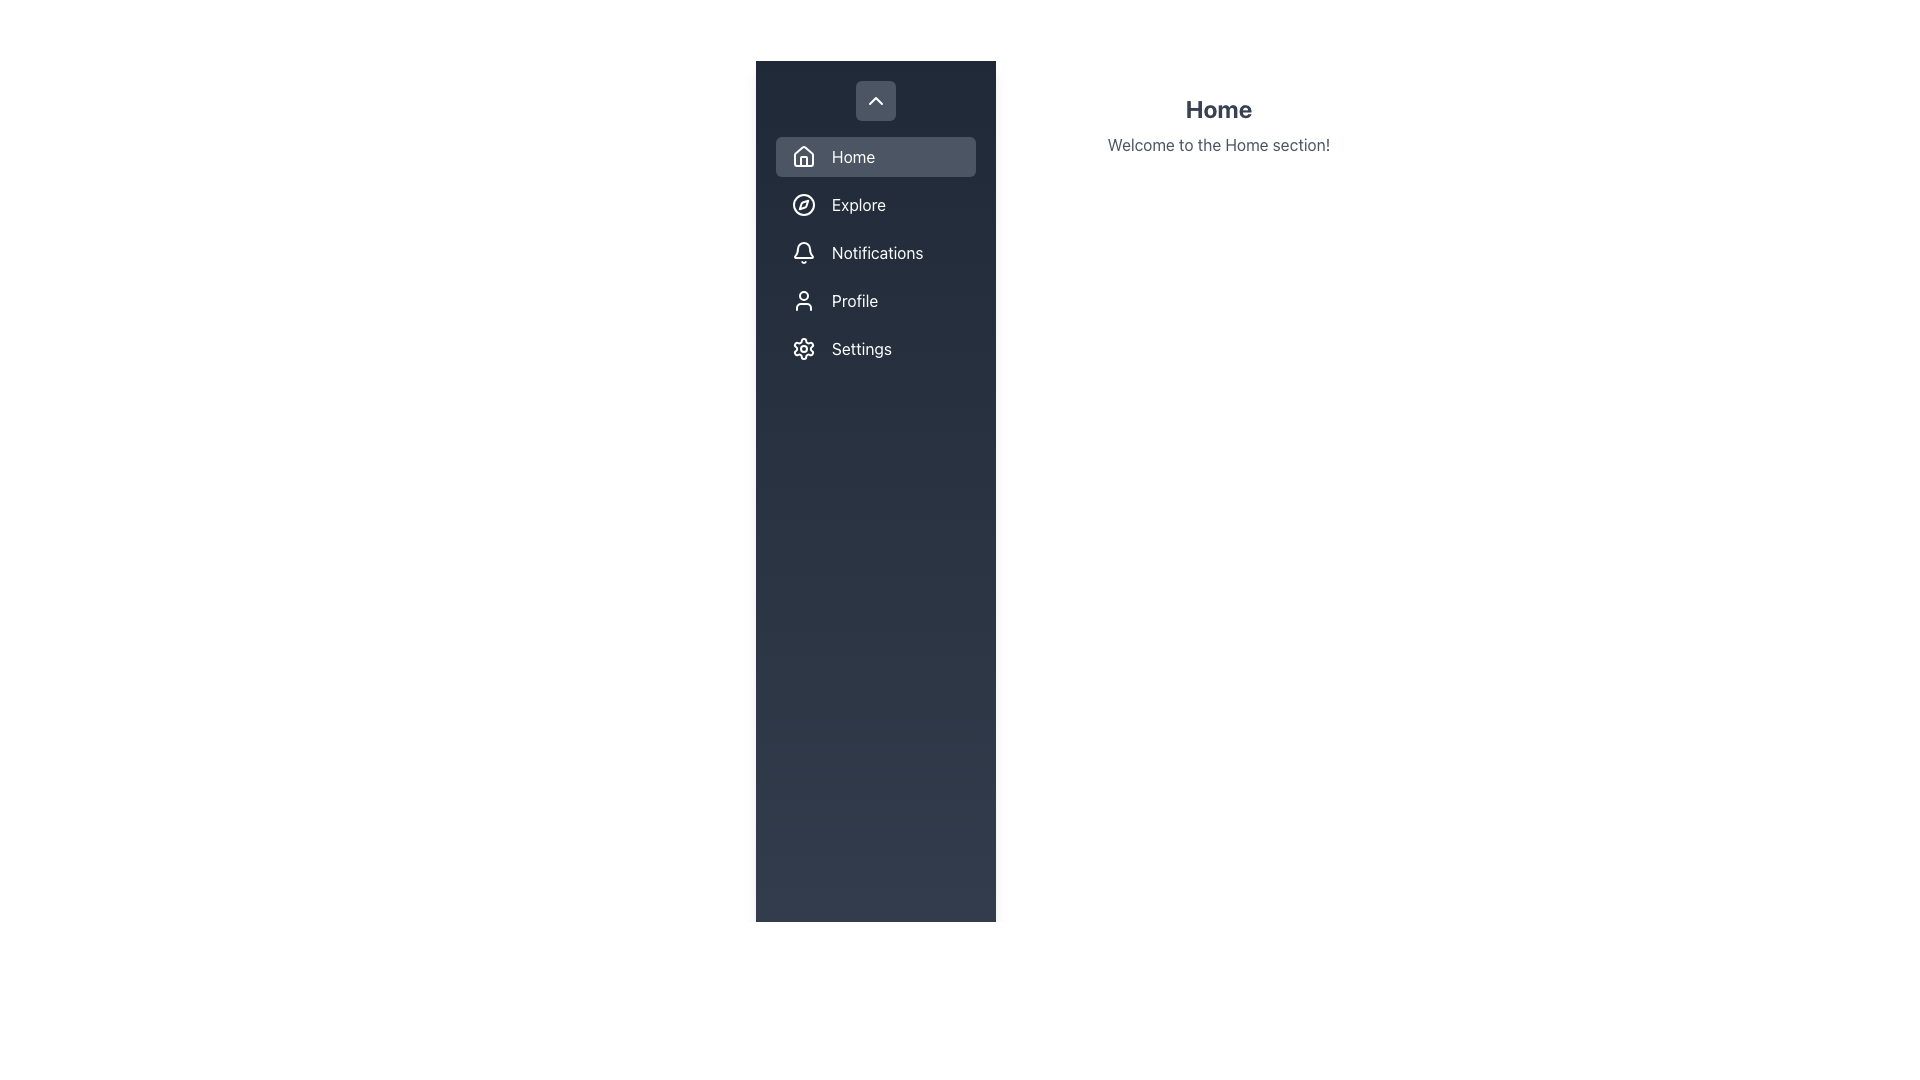 Image resolution: width=1920 pixels, height=1080 pixels. I want to click on the Text label (header) indicating the 'Home' section, which is positioned above the subtitle 'Welcome to the Home section!', so click(1218, 108).